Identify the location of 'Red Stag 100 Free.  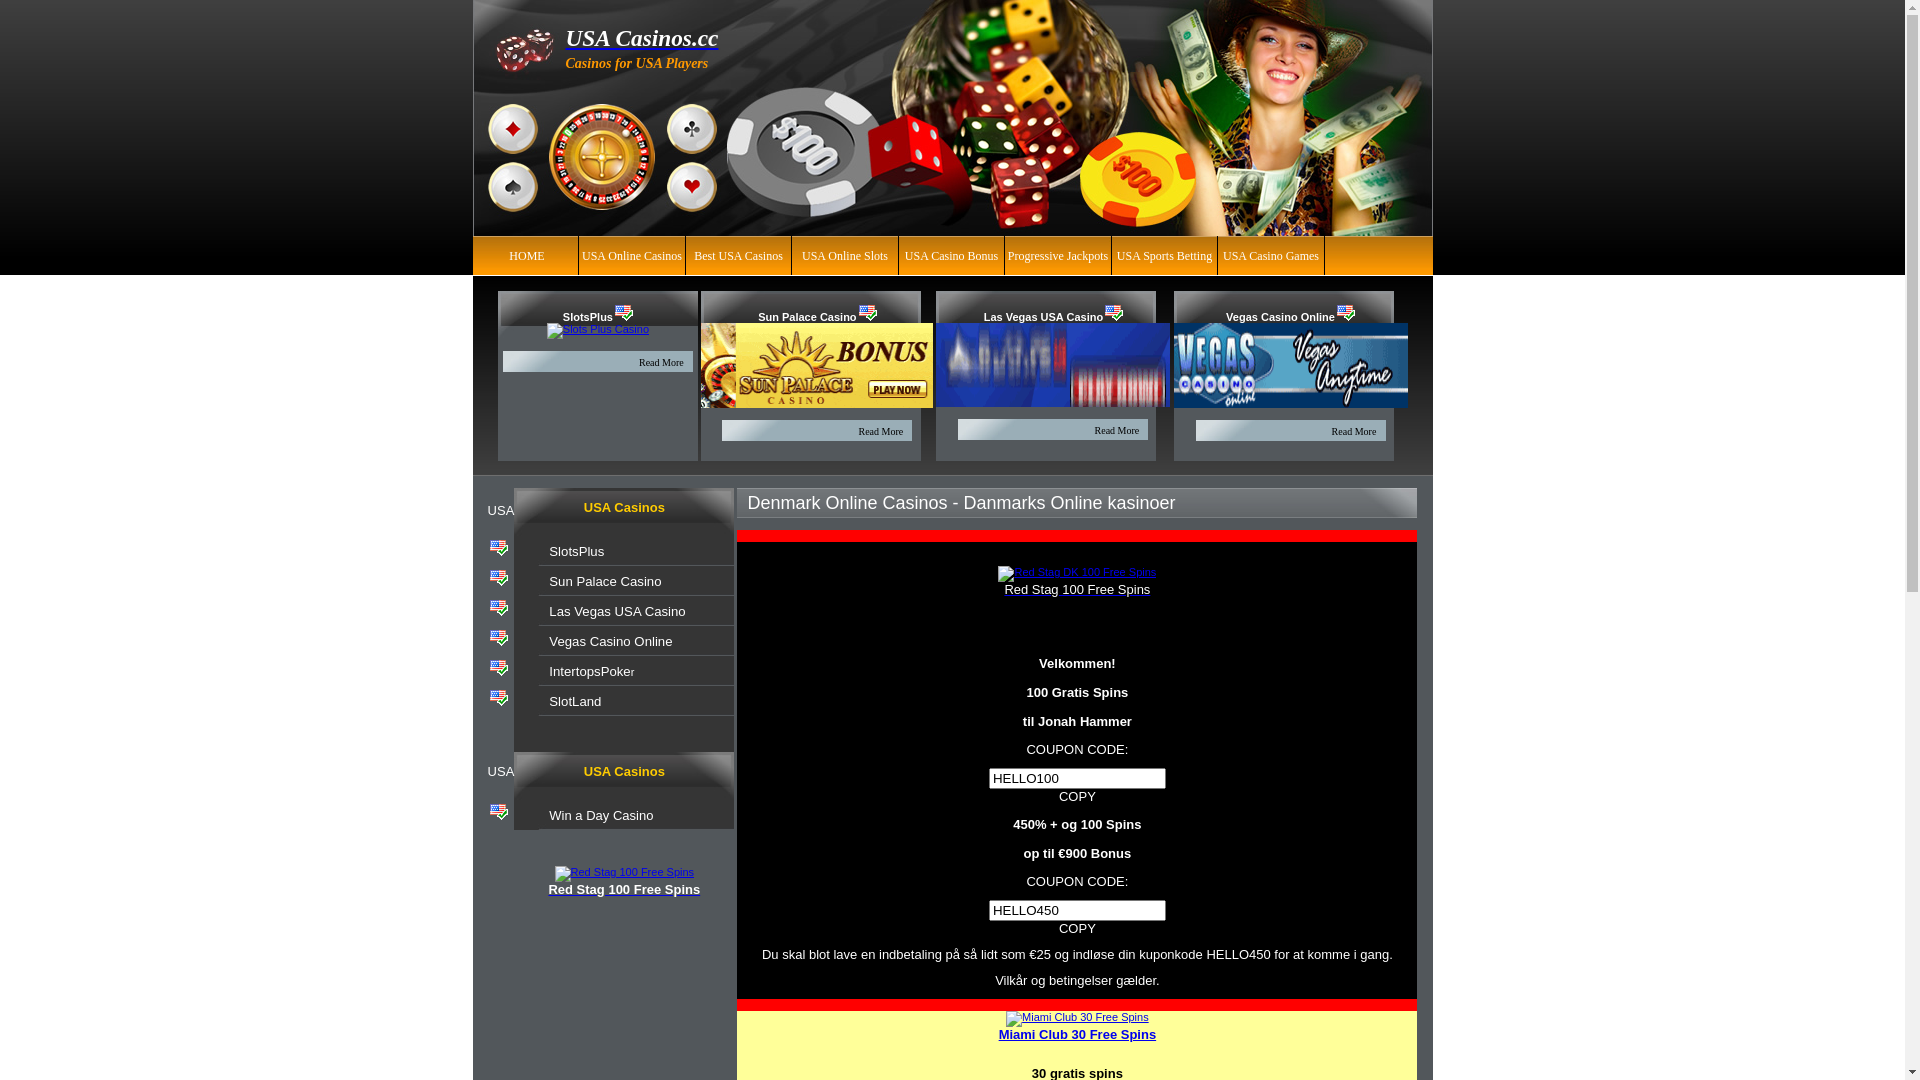
(555, 873).